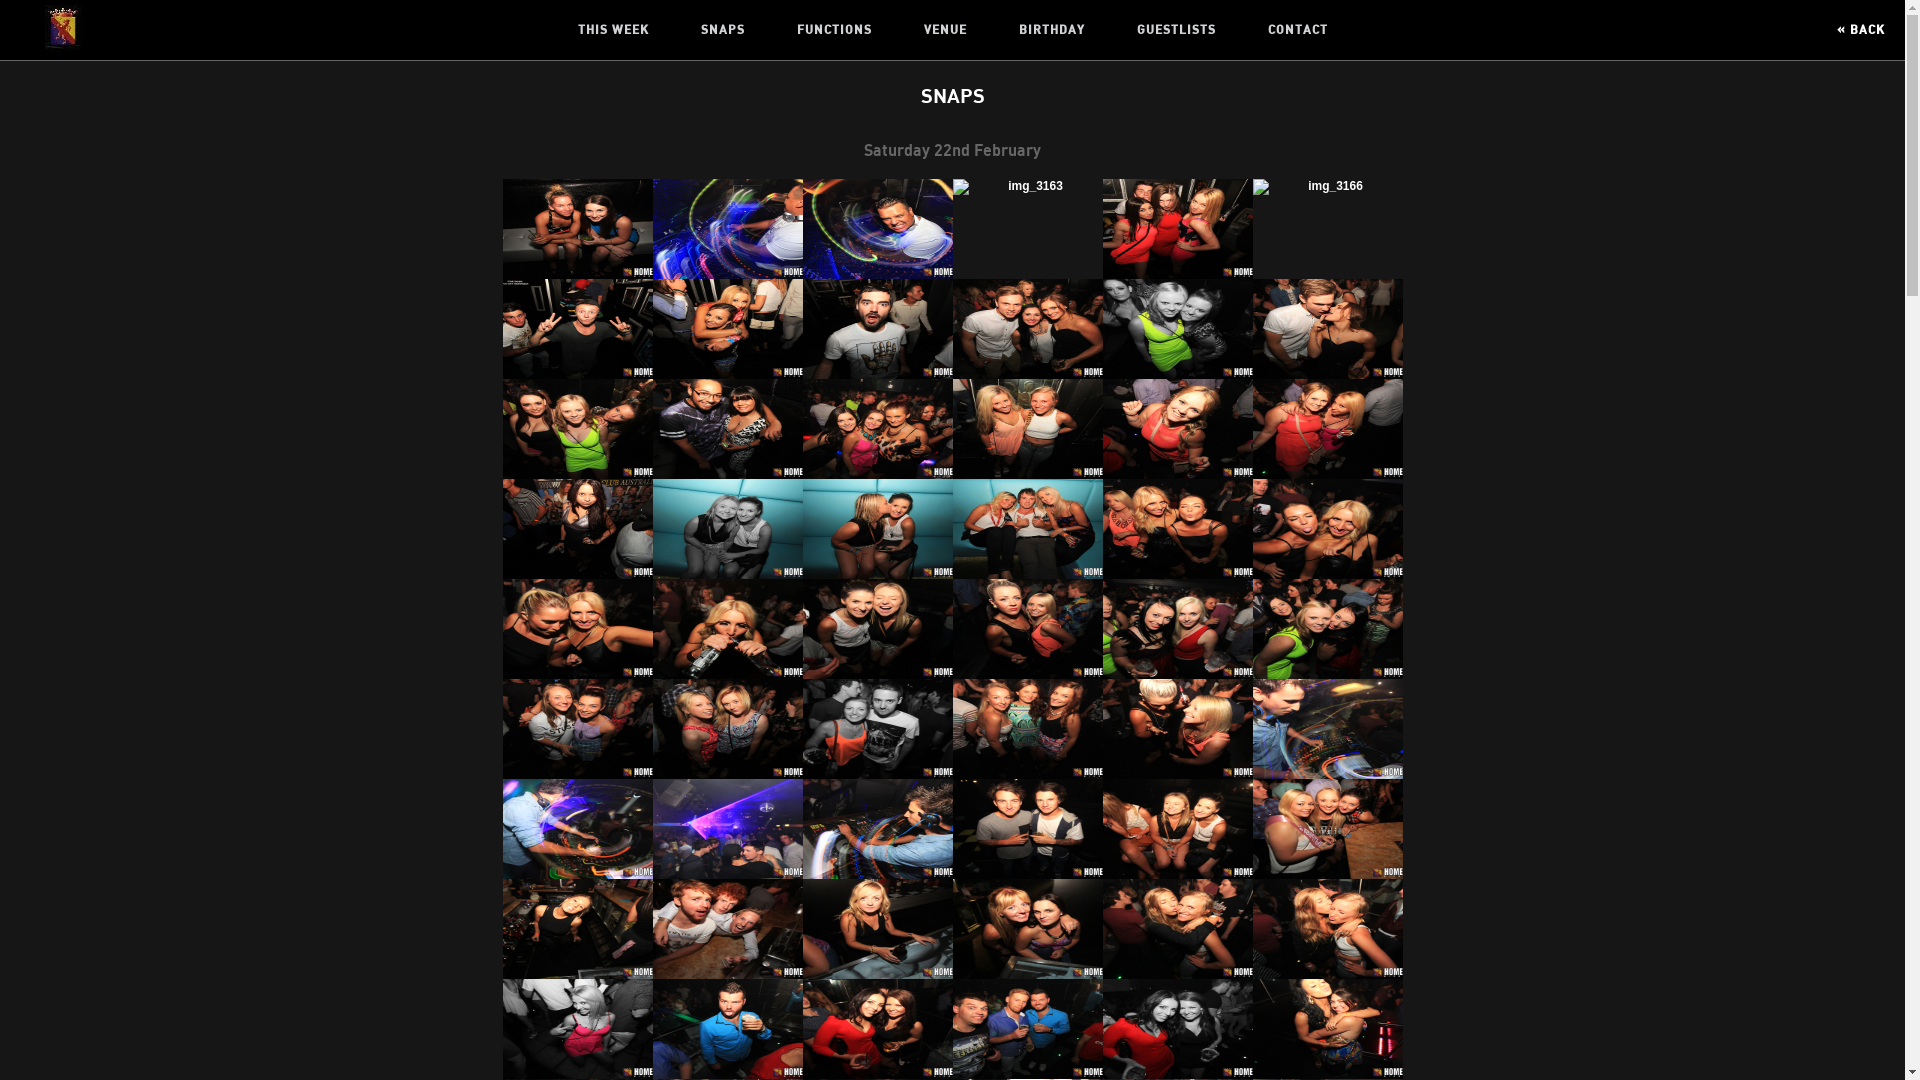  What do you see at coordinates (652, 227) in the screenshot?
I see `' '` at bounding box center [652, 227].